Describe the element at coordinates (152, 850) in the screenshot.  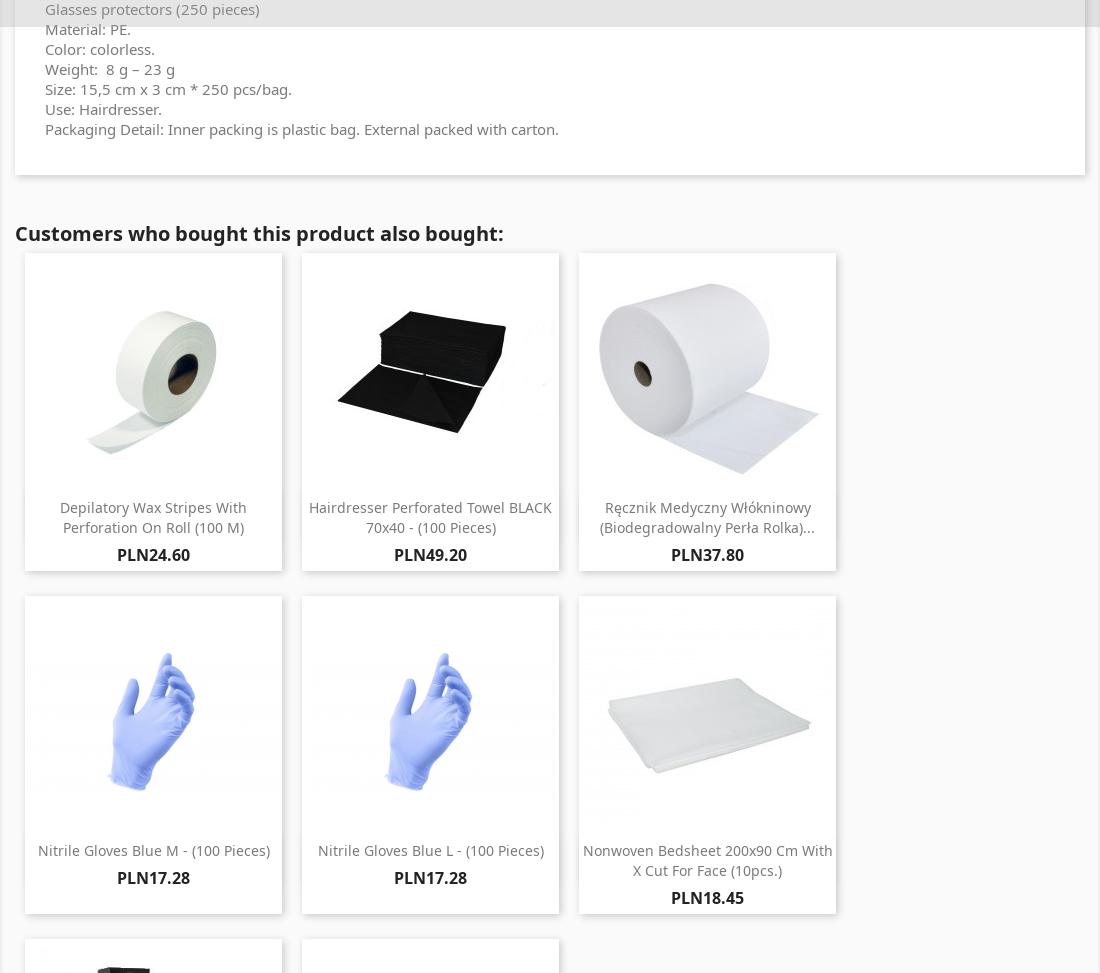
I see `'Nitrile gloves blue M - (100 pieces)'` at that location.